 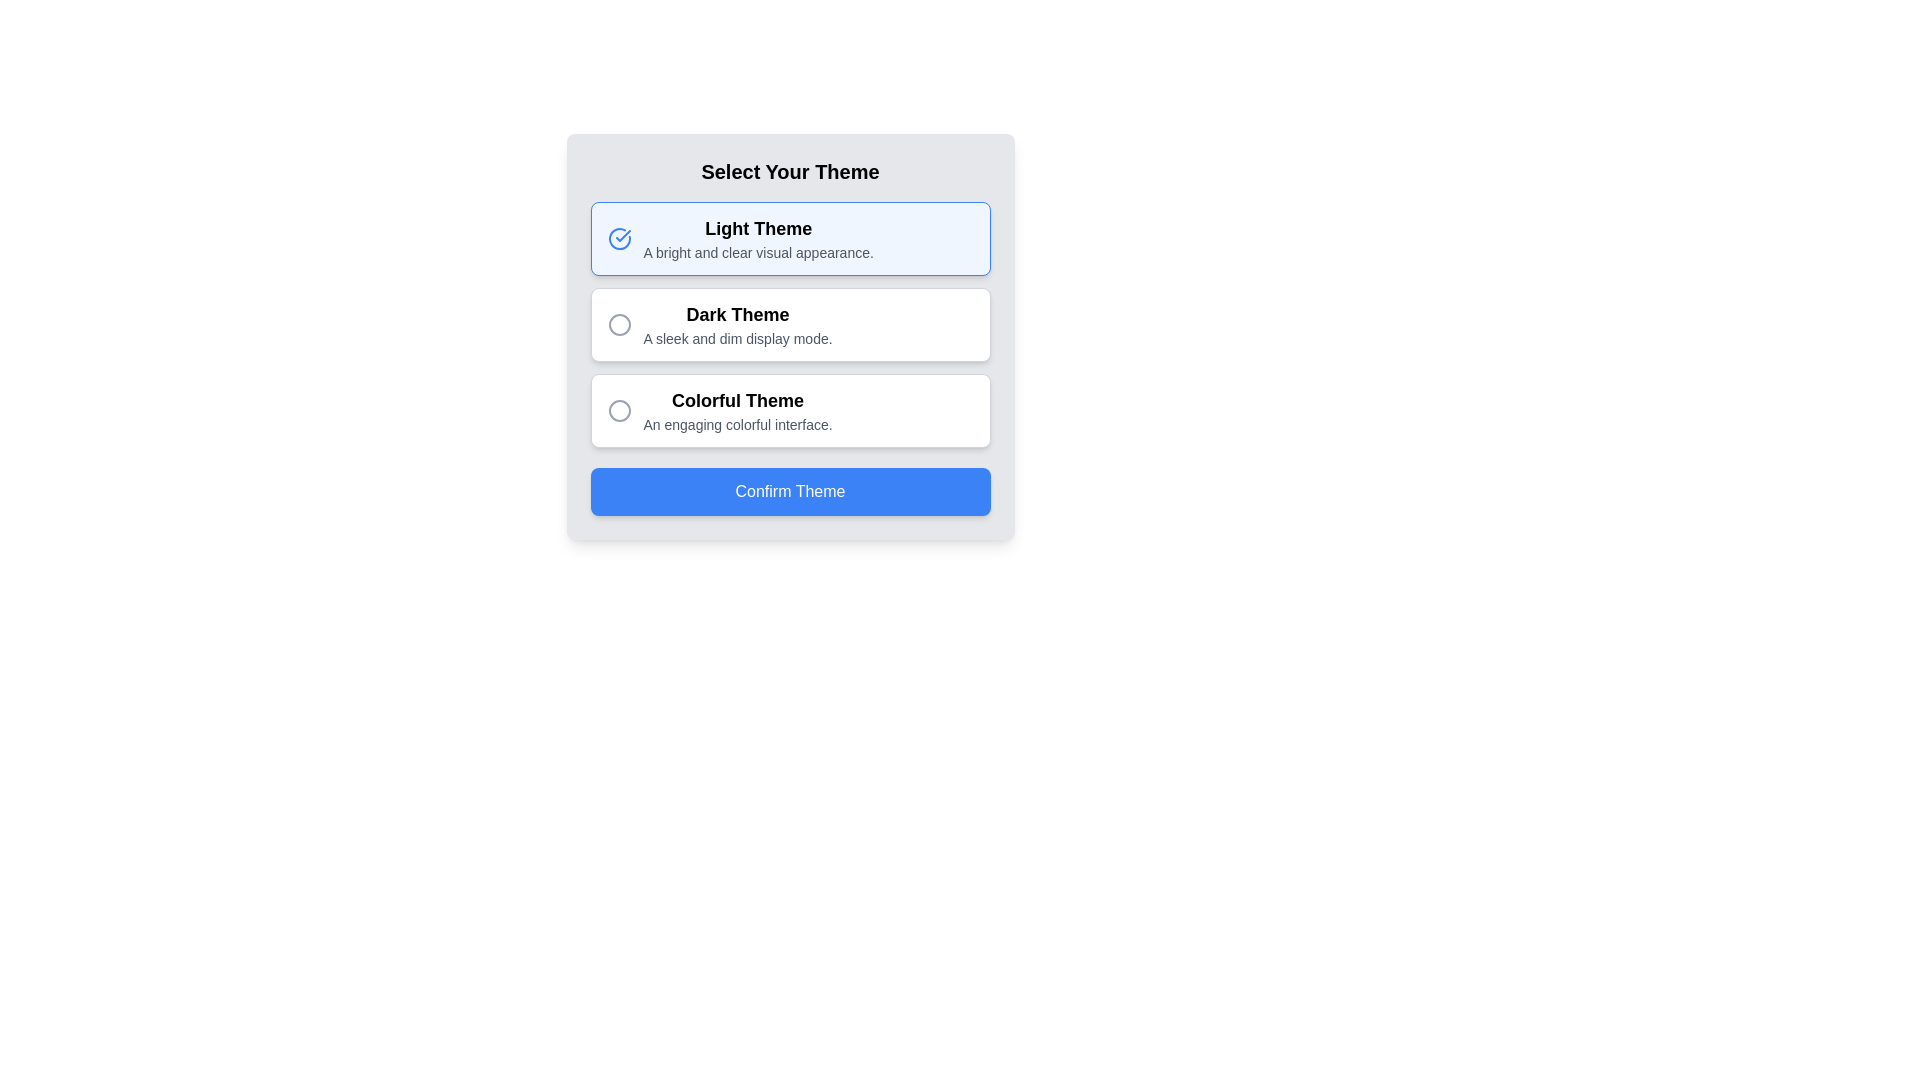 I want to click on the 'Dark Theme' text label, which is prominently displayed in bold font as a heading in the theme selection section, so click(x=737, y=315).